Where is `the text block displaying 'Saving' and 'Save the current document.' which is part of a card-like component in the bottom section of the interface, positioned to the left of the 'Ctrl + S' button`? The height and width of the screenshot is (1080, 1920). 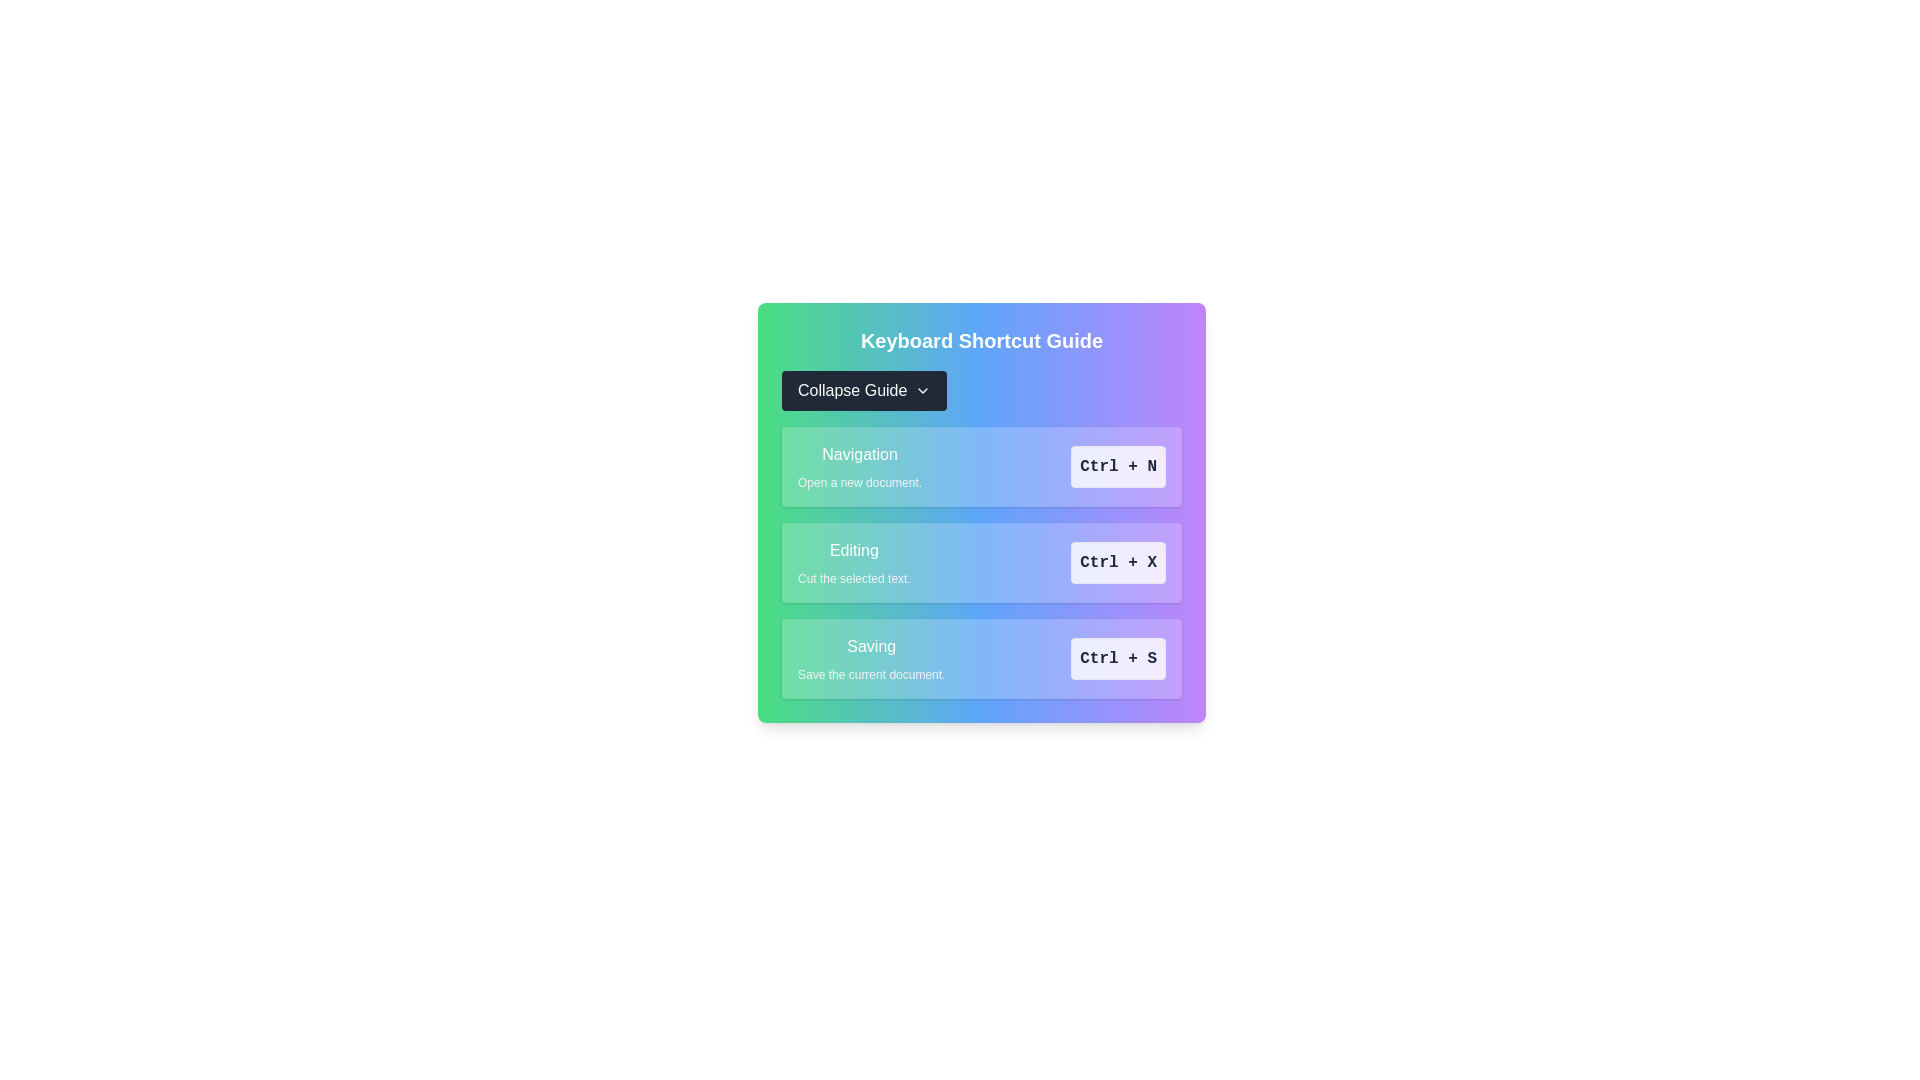 the text block displaying 'Saving' and 'Save the current document.' which is part of a card-like component in the bottom section of the interface, positioned to the left of the 'Ctrl + S' button is located at coordinates (871, 659).